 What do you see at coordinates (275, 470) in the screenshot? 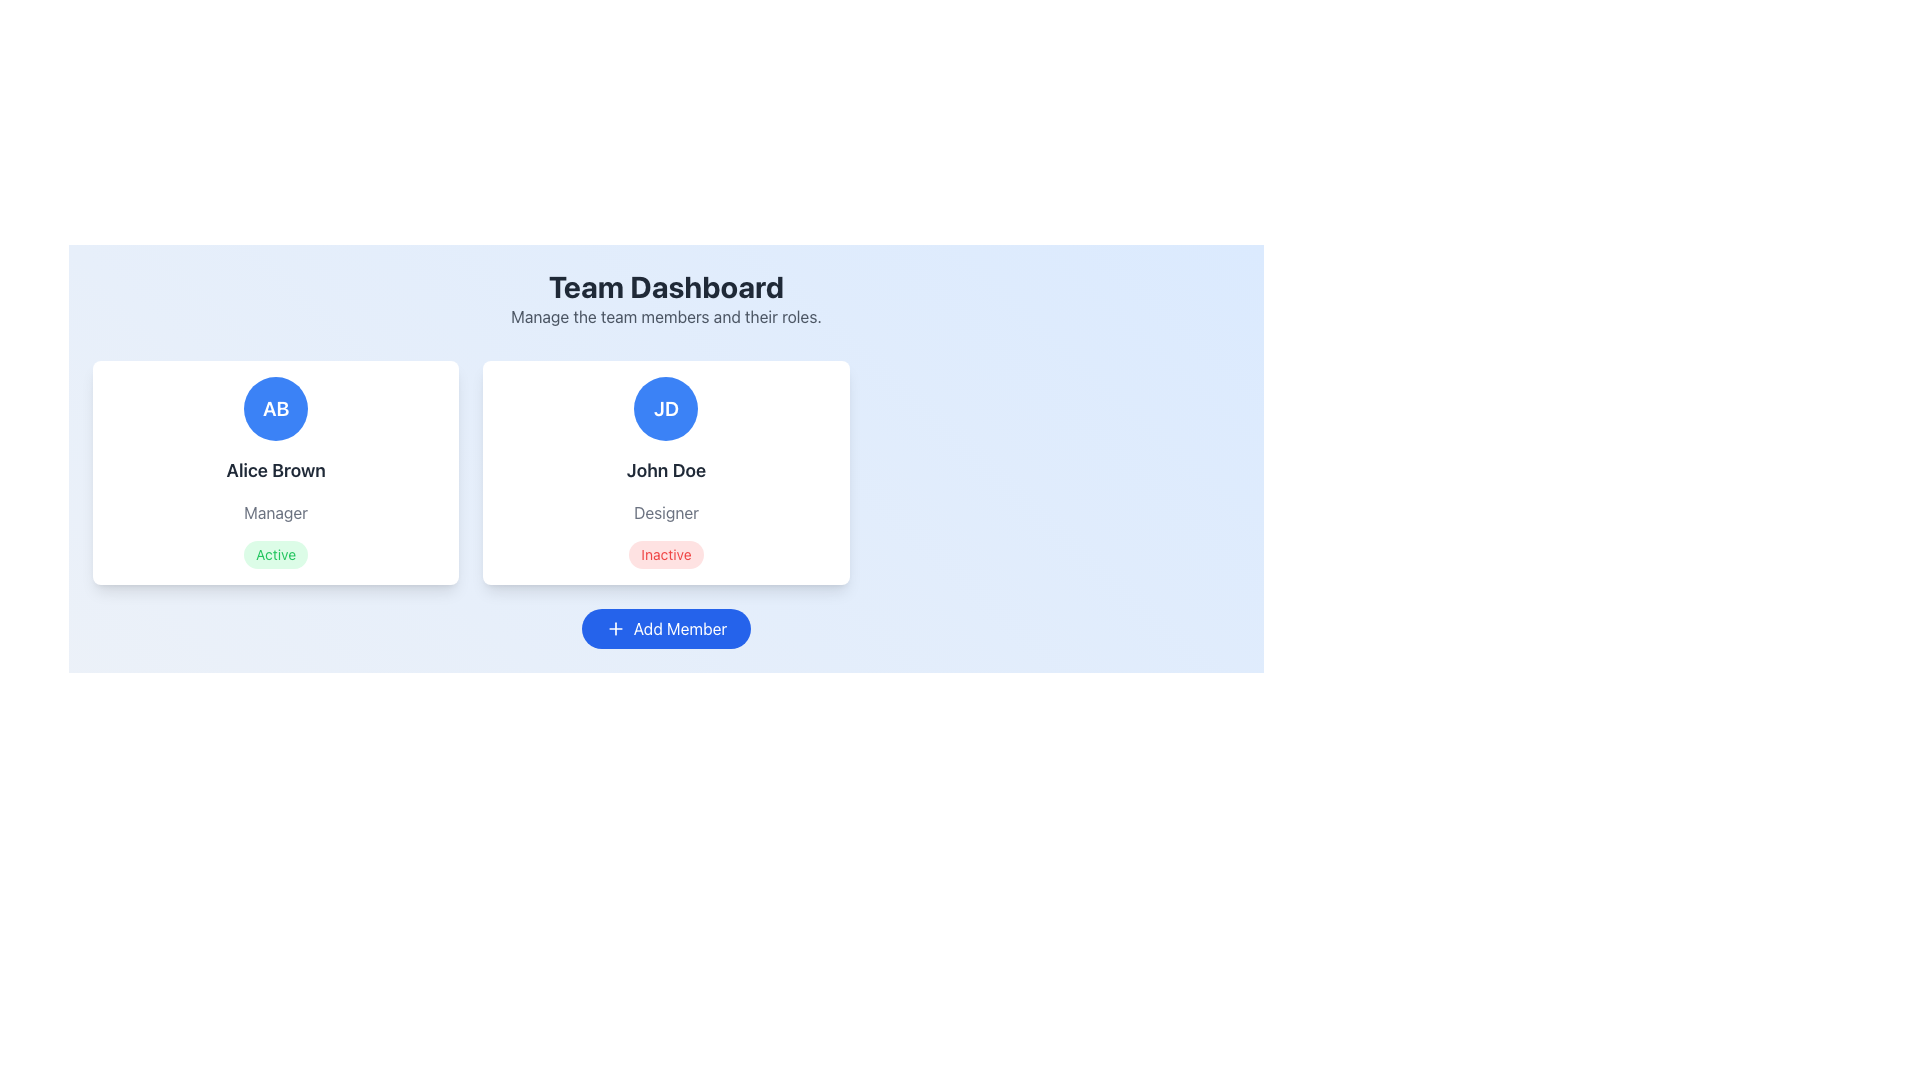
I see `the informational text label displaying the name 'Alice Brown', which is located centrally below the profile indicator and above the role label in a user card` at bounding box center [275, 470].